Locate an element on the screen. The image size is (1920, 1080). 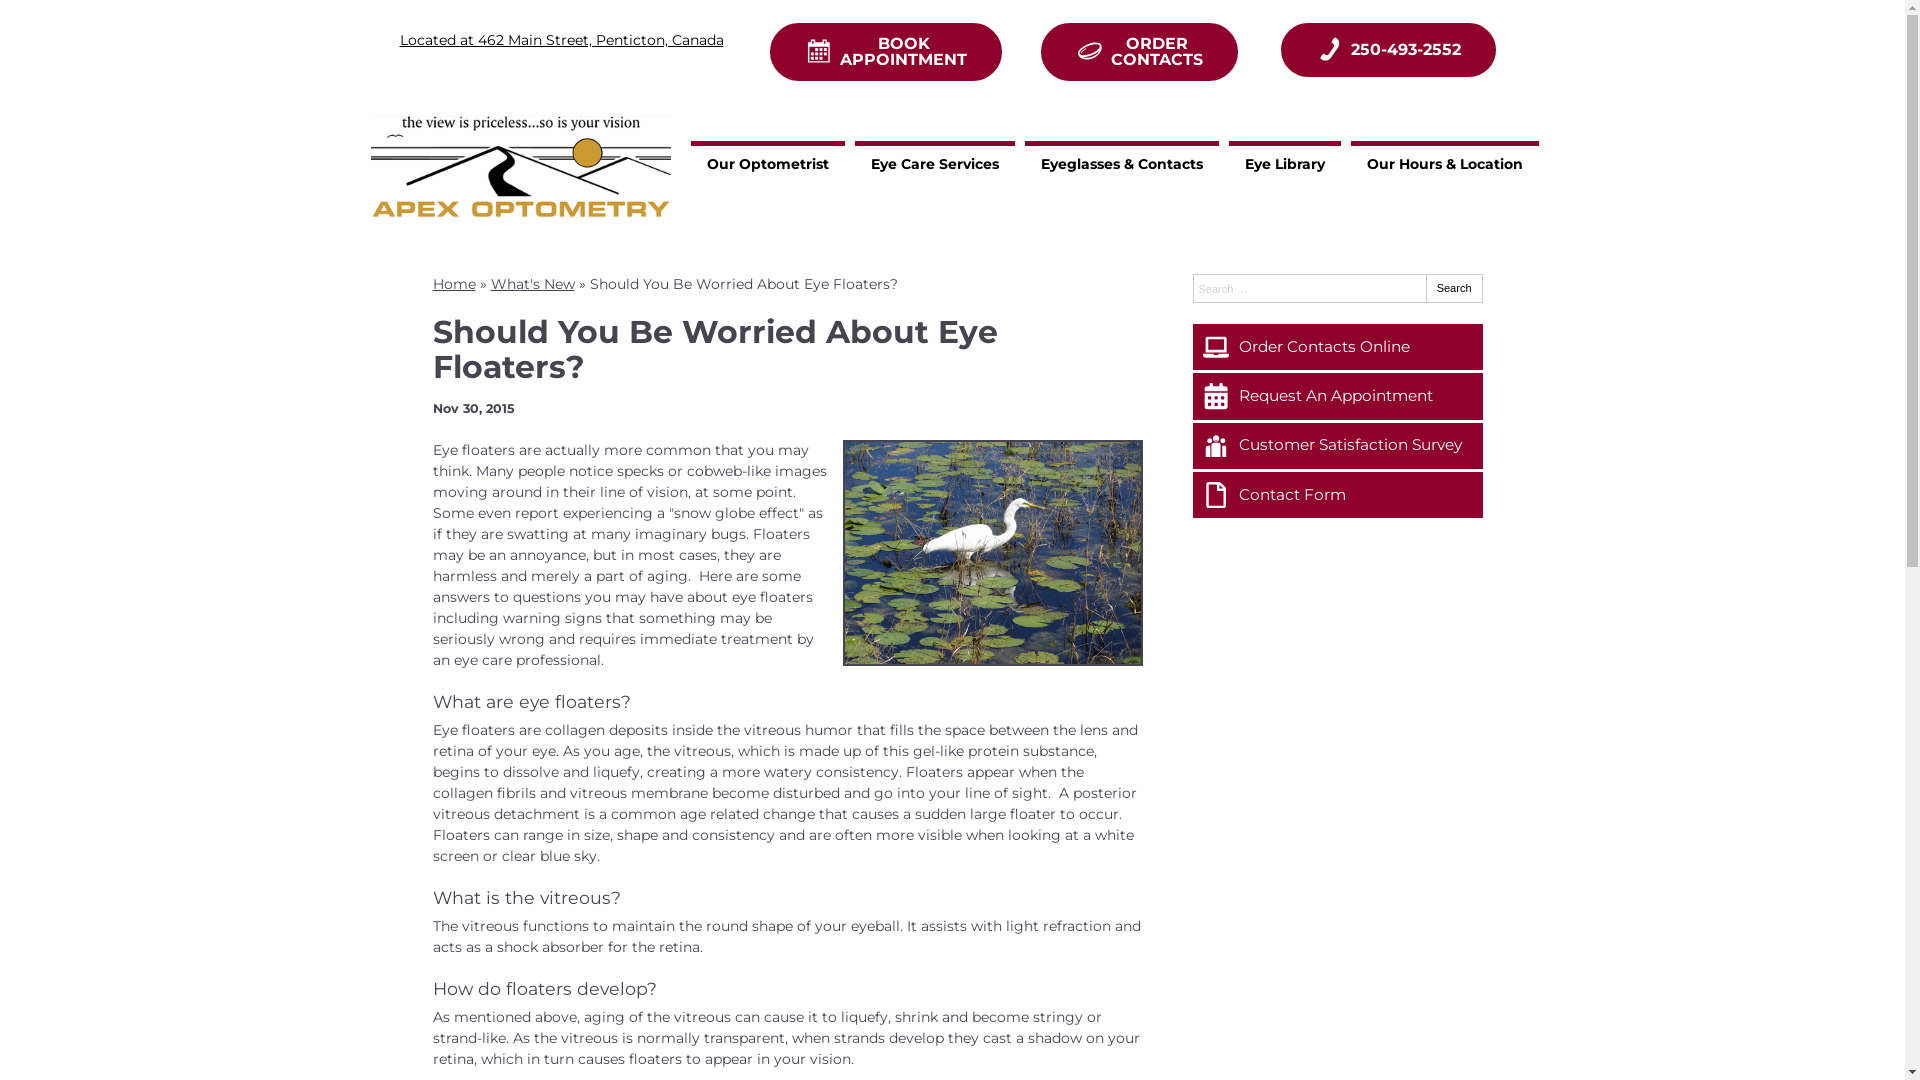
'ORDER CONTACTS' is located at coordinates (1139, 50).